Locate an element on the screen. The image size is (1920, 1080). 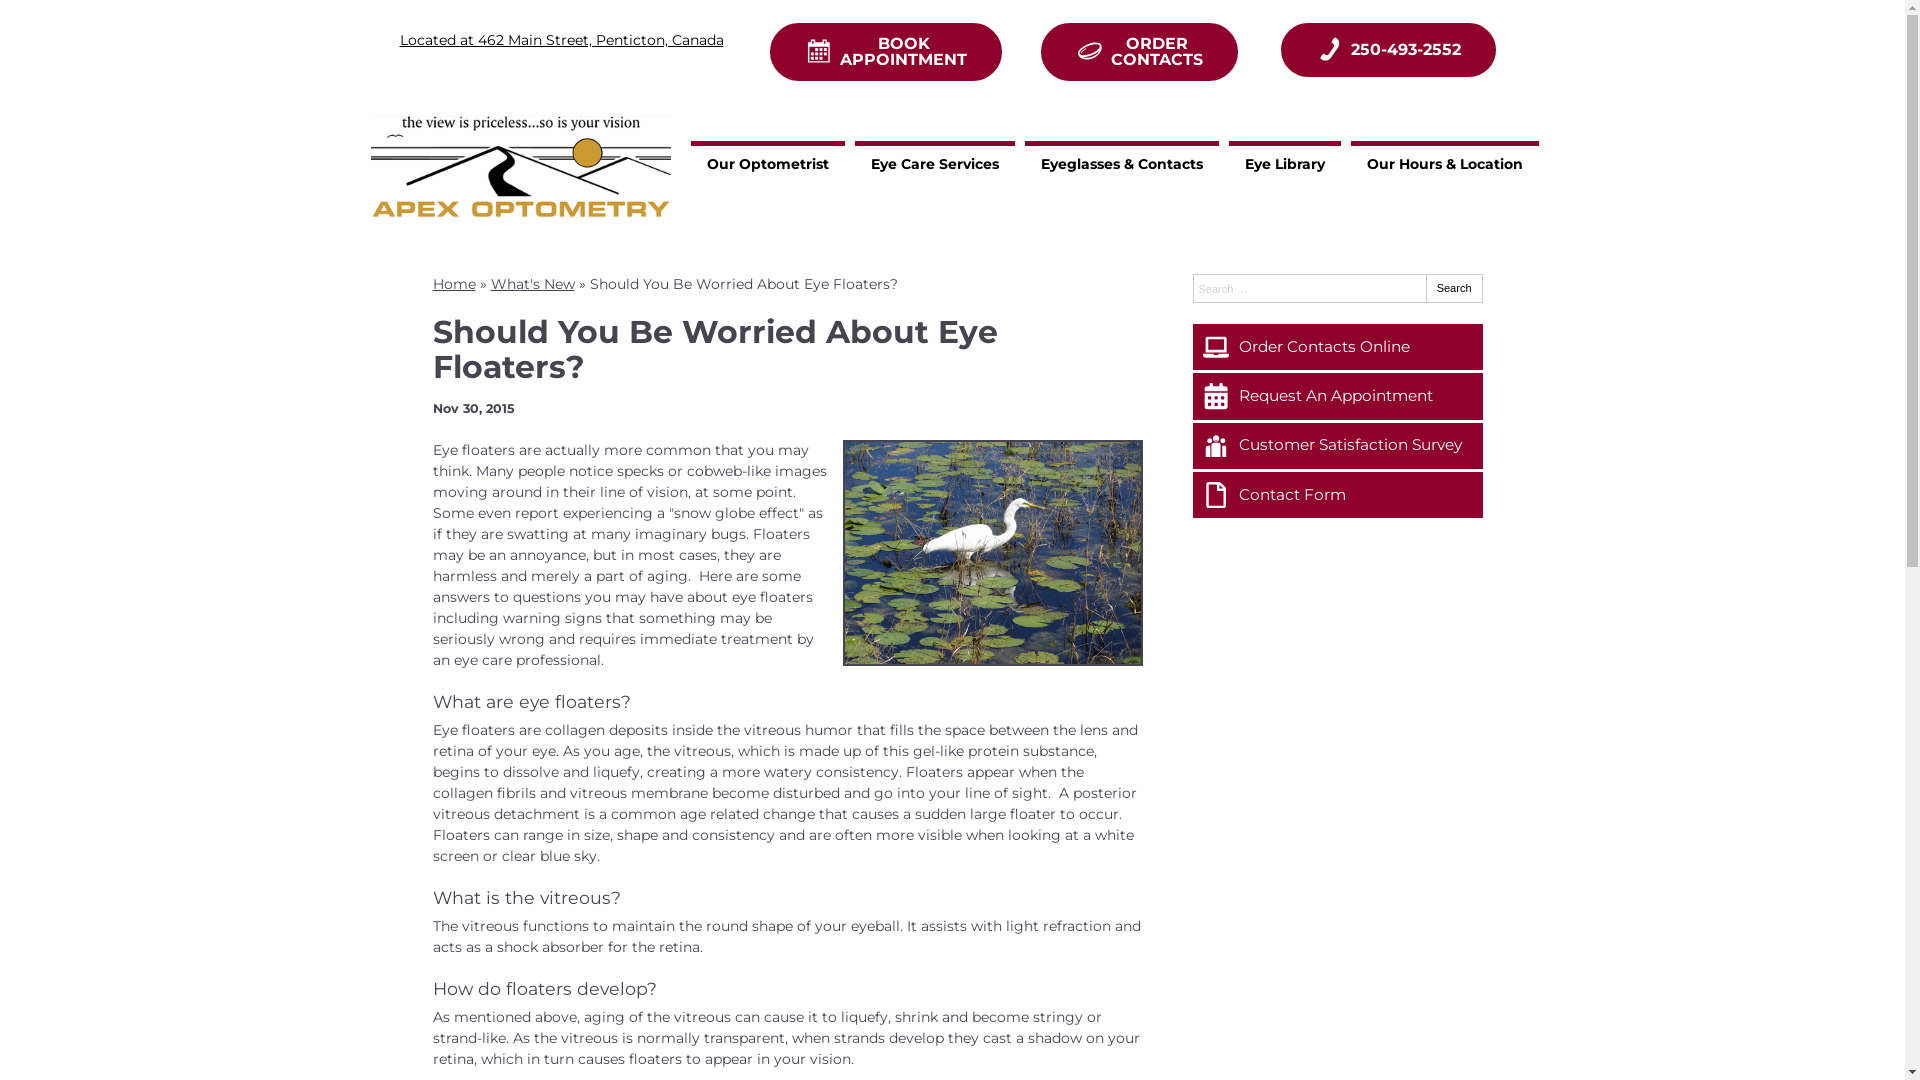
'ORDER CONTACTS' is located at coordinates (1139, 50).